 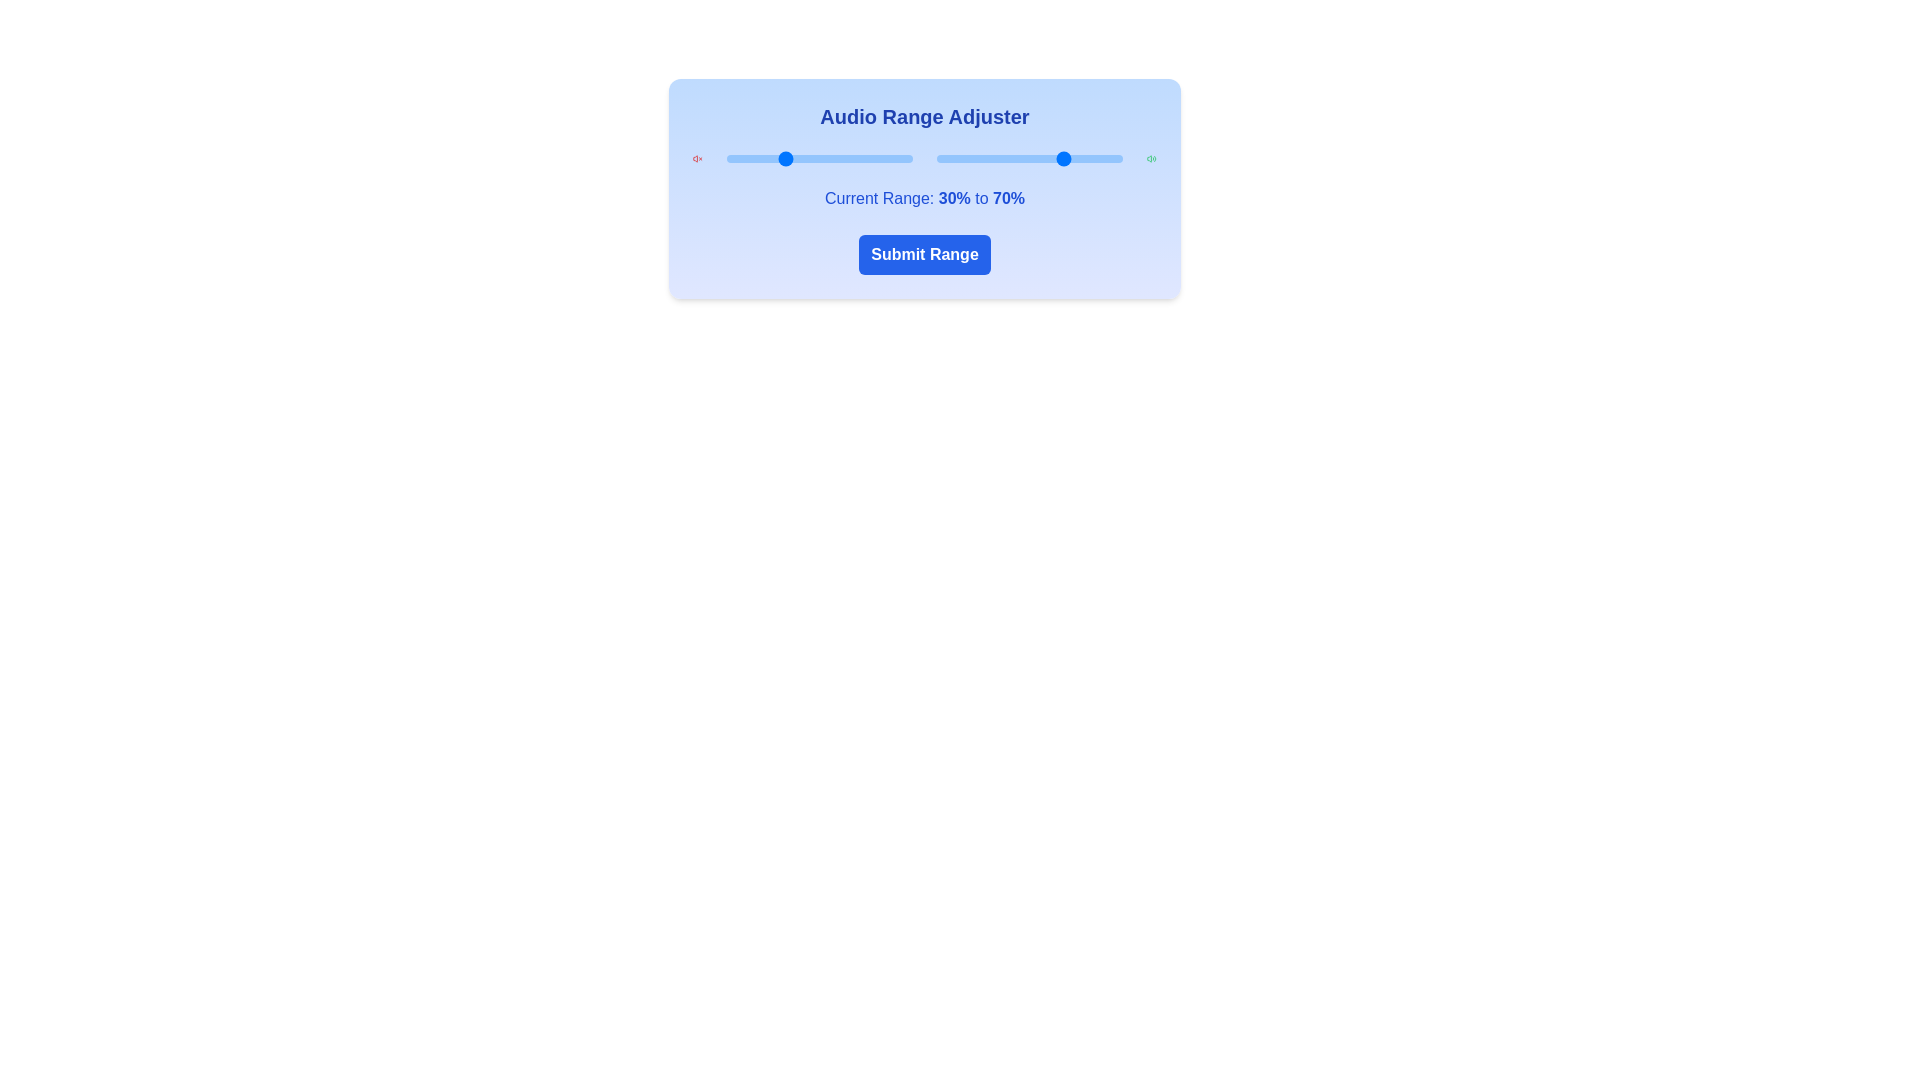 What do you see at coordinates (856, 157) in the screenshot?
I see `the slider` at bounding box center [856, 157].